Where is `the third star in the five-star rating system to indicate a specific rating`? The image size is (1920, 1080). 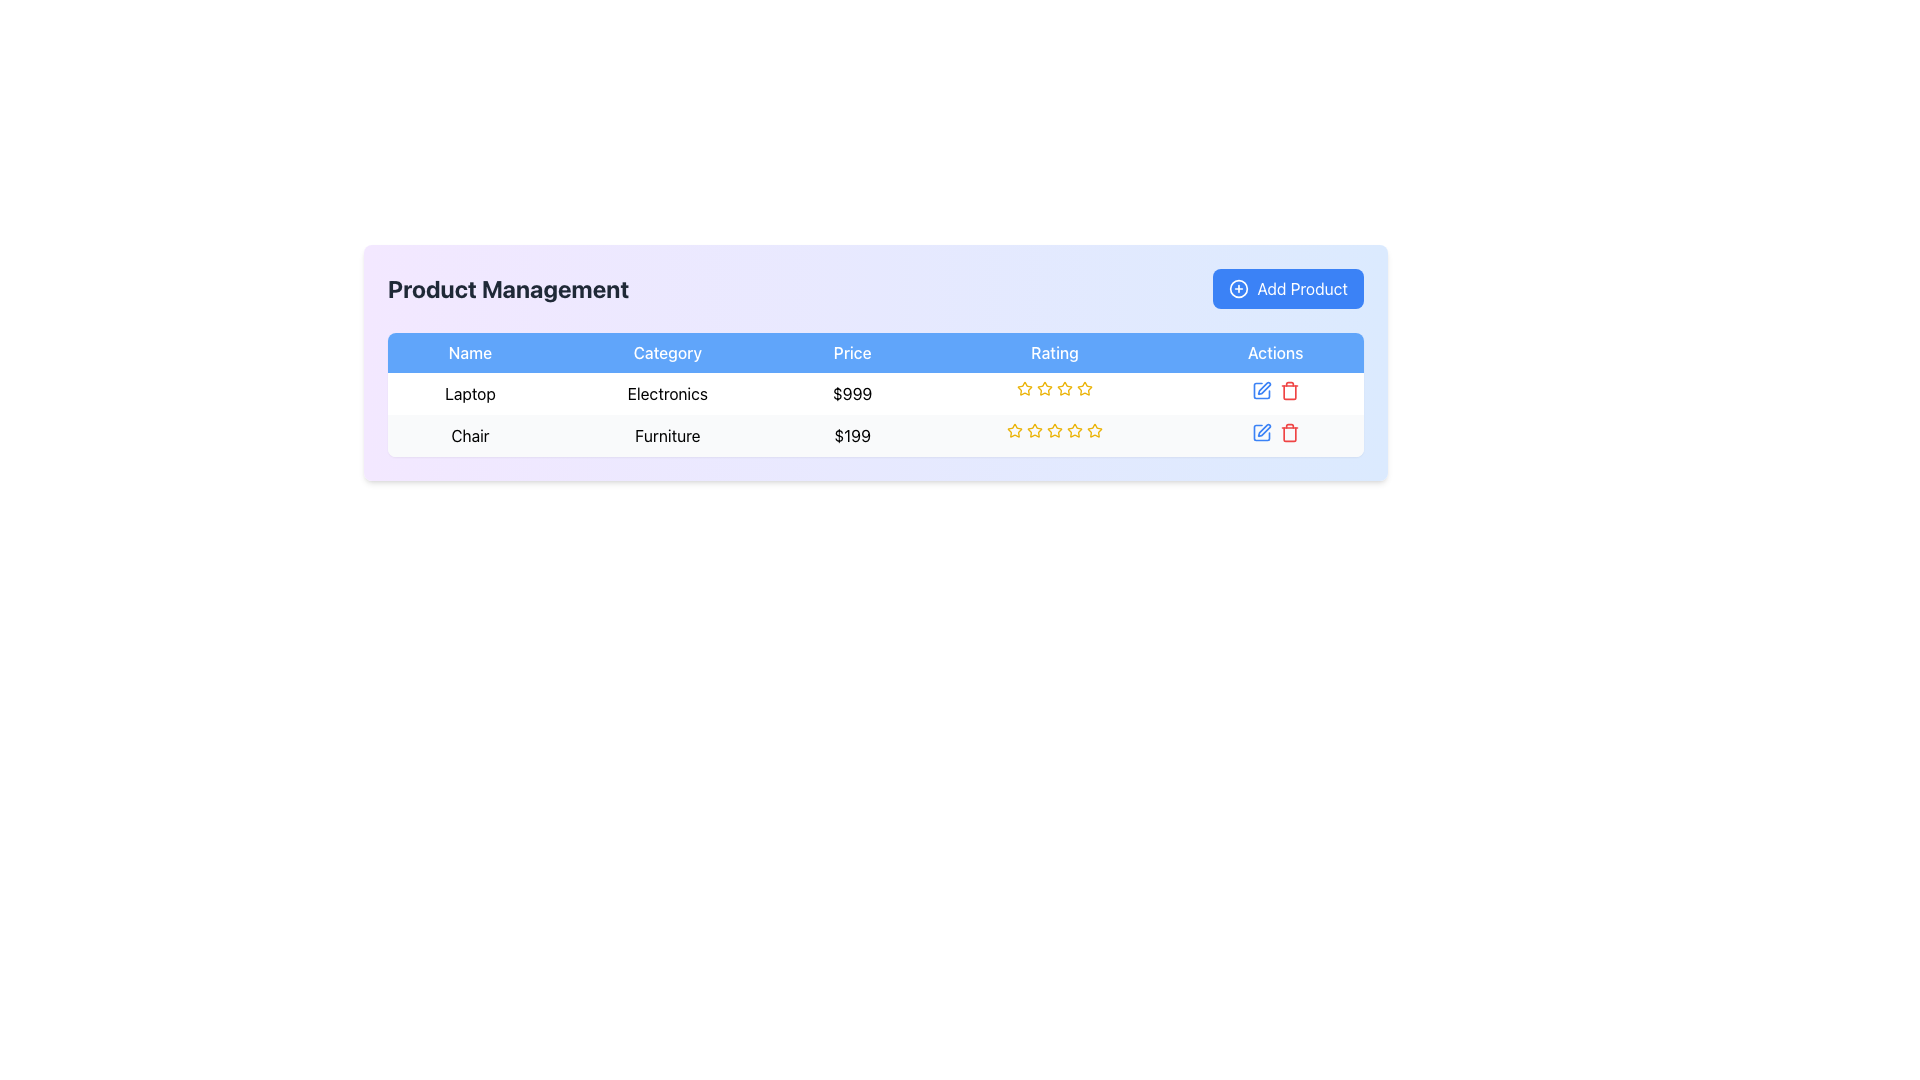
the third star in the five-star rating system to indicate a specific rating is located at coordinates (1053, 428).